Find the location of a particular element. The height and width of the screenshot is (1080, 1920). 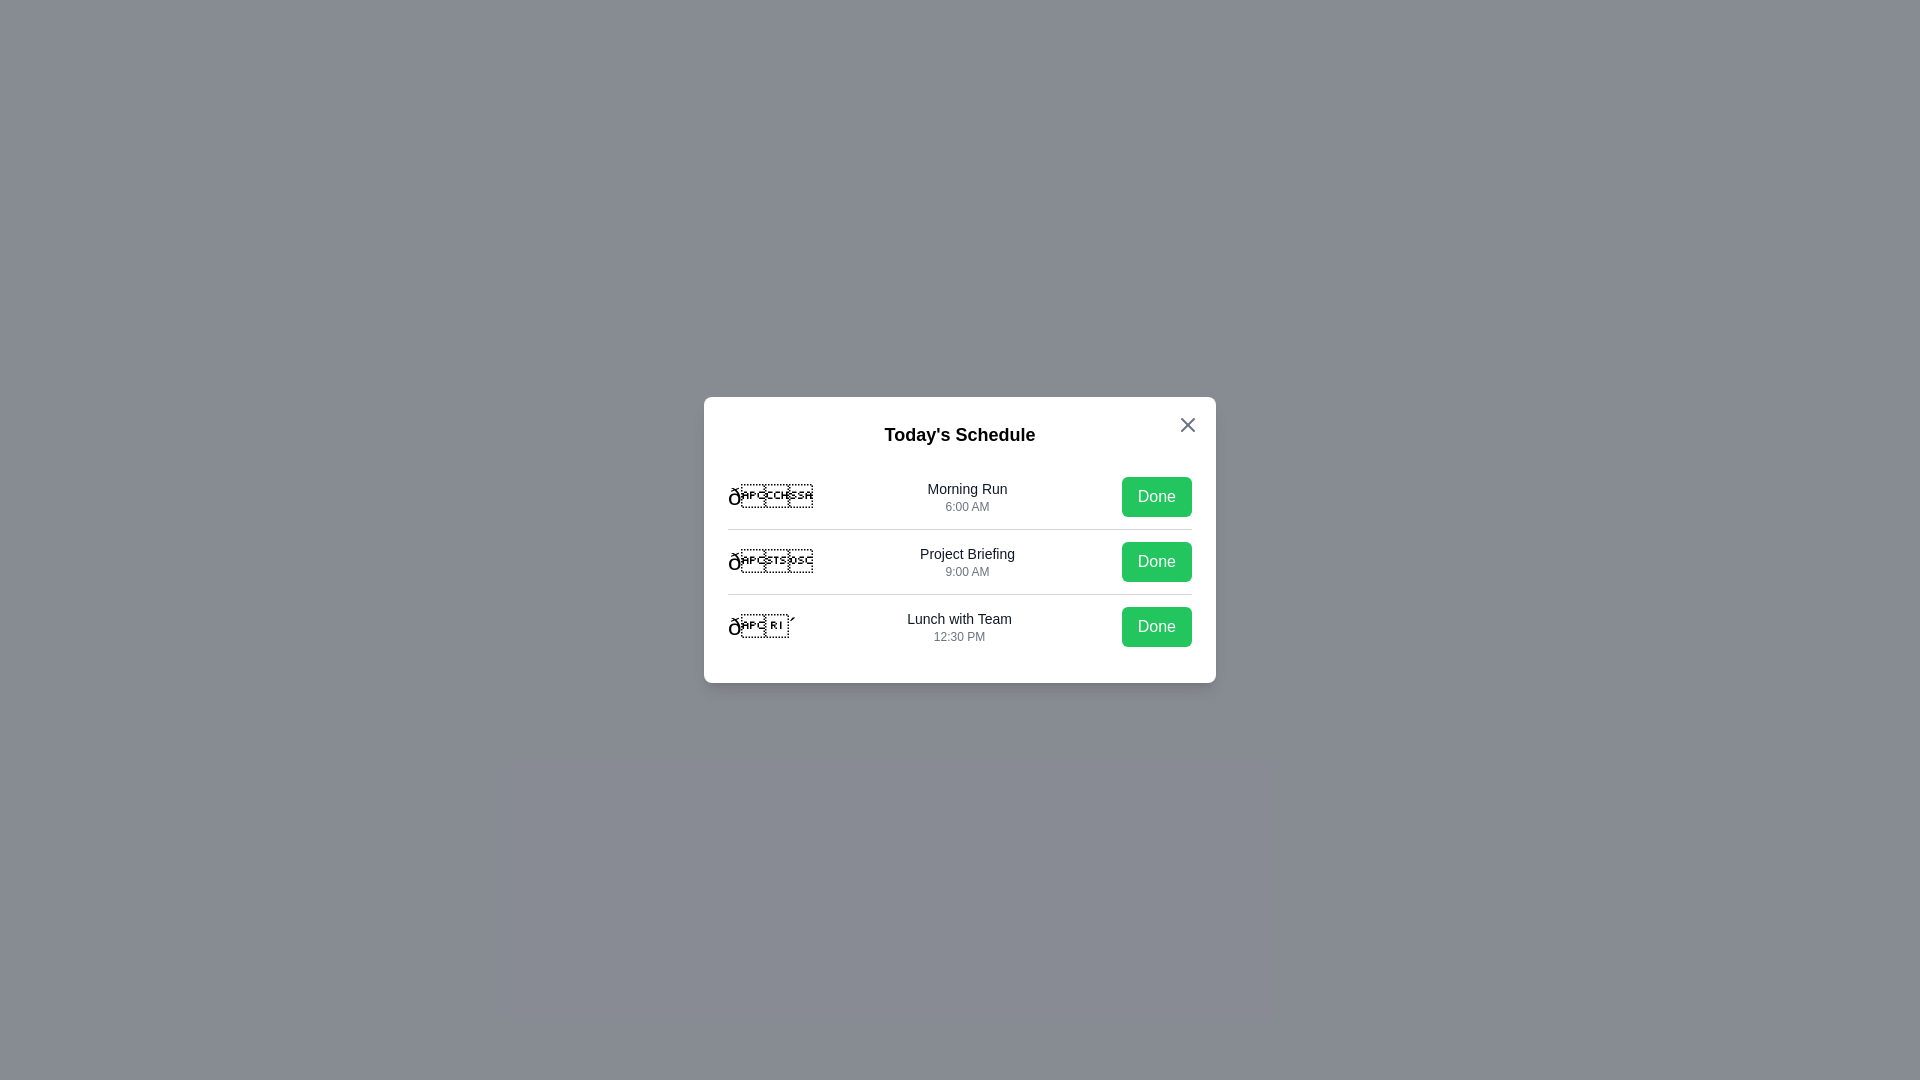

'Done' button for the task 'Lunch with Team' is located at coordinates (1156, 626).